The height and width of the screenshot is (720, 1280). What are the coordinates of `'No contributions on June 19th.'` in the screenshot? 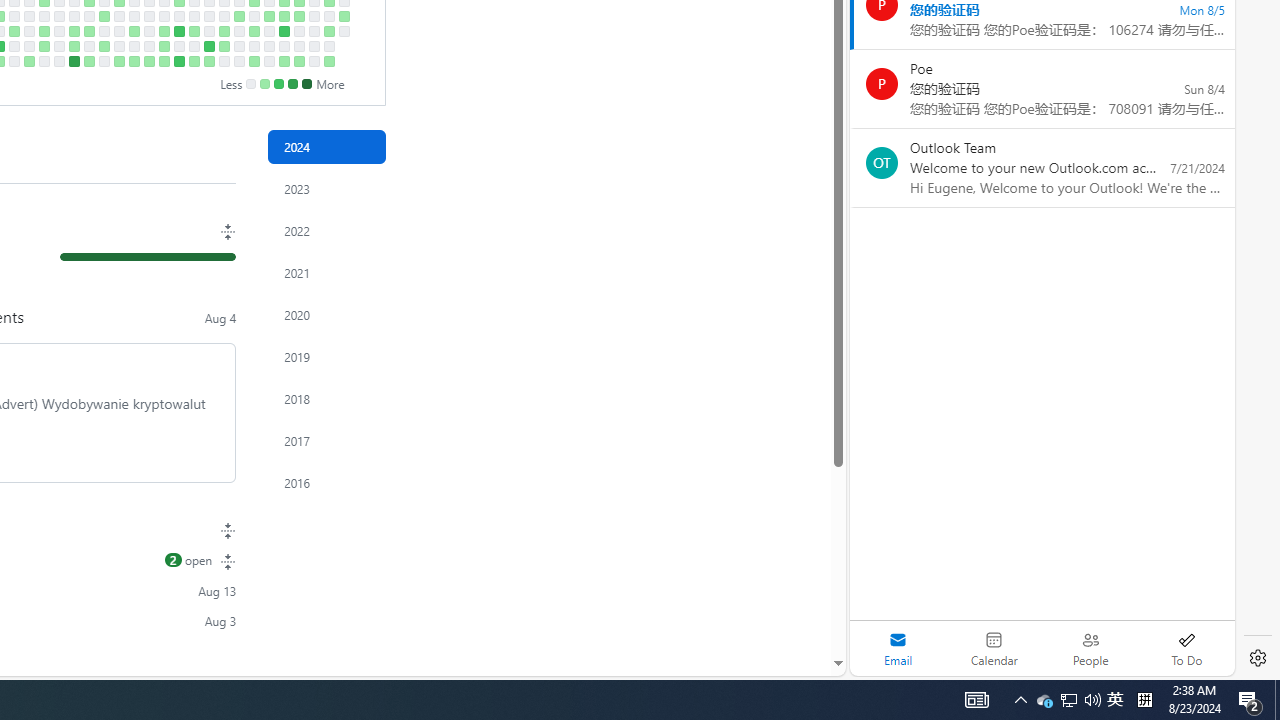 It's located at (209, 16).